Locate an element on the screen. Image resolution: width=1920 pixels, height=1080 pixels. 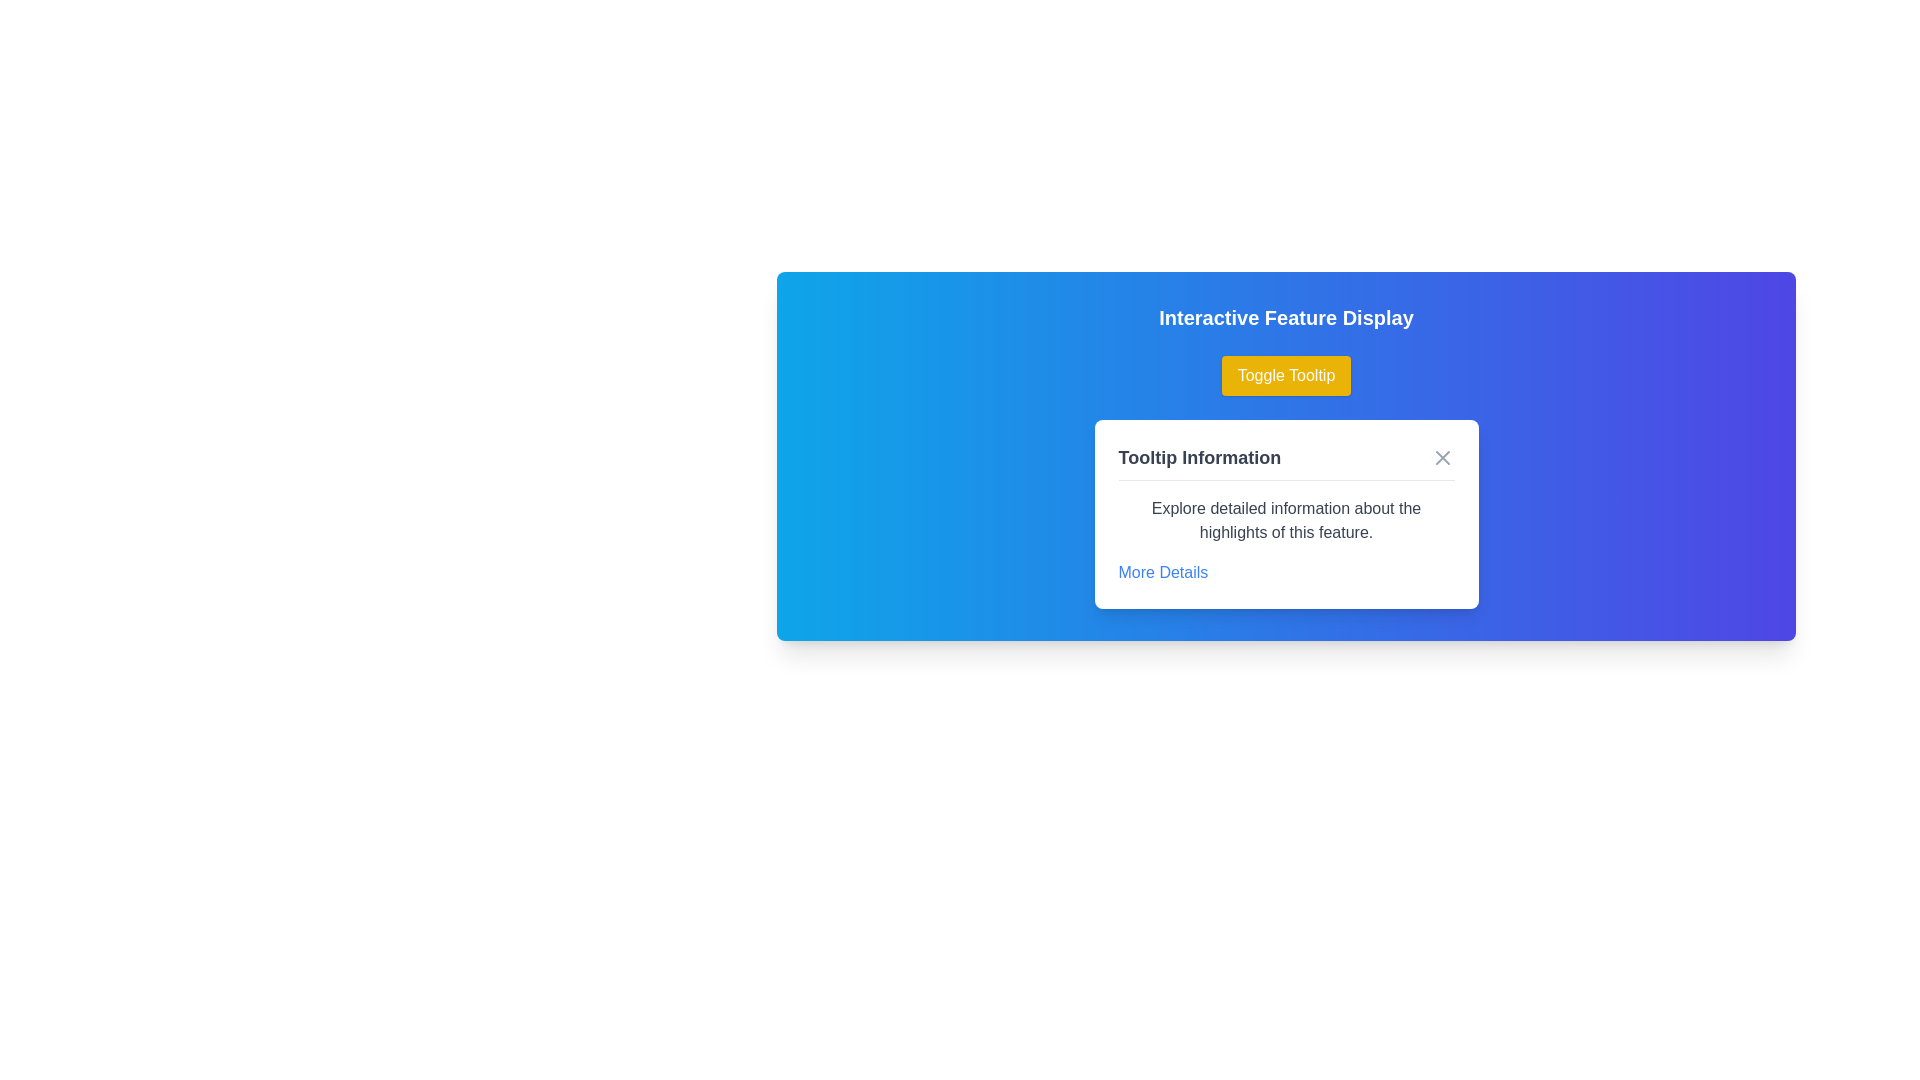
bold text element displaying 'Tooltip Information', which is positioned at the top of the tooltip component is located at coordinates (1199, 458).